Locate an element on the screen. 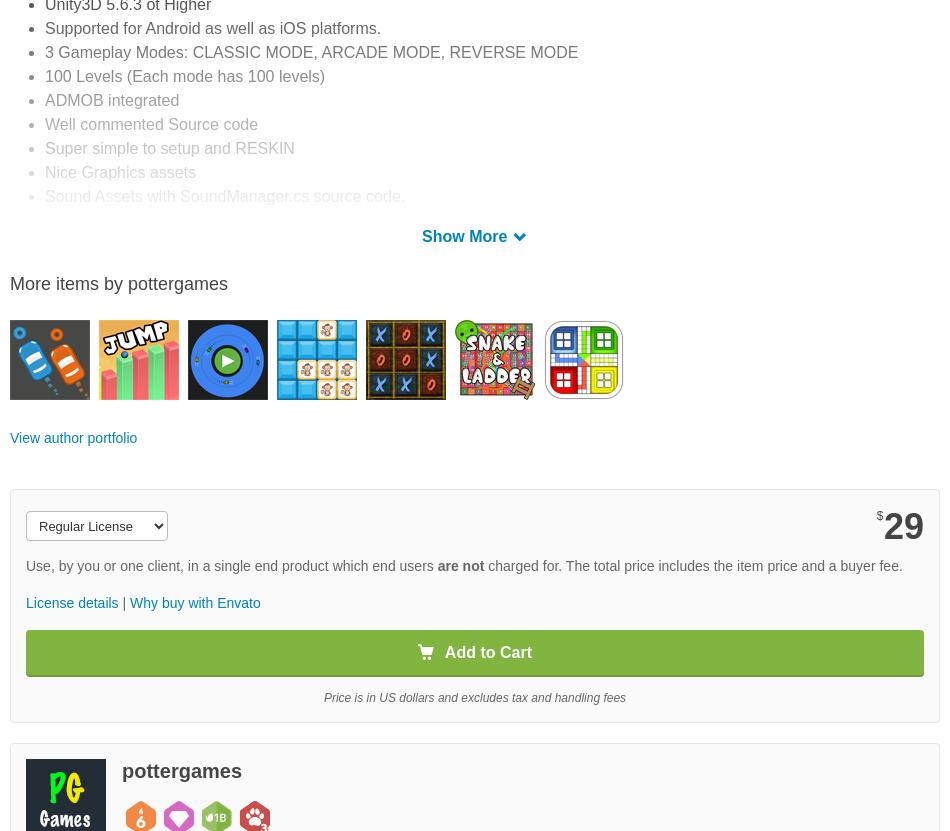 The width and height of the screenshot is (950, 831). 'Price is in US dollars and excludes tax and handling fees' is located at coordinates (473, 695).